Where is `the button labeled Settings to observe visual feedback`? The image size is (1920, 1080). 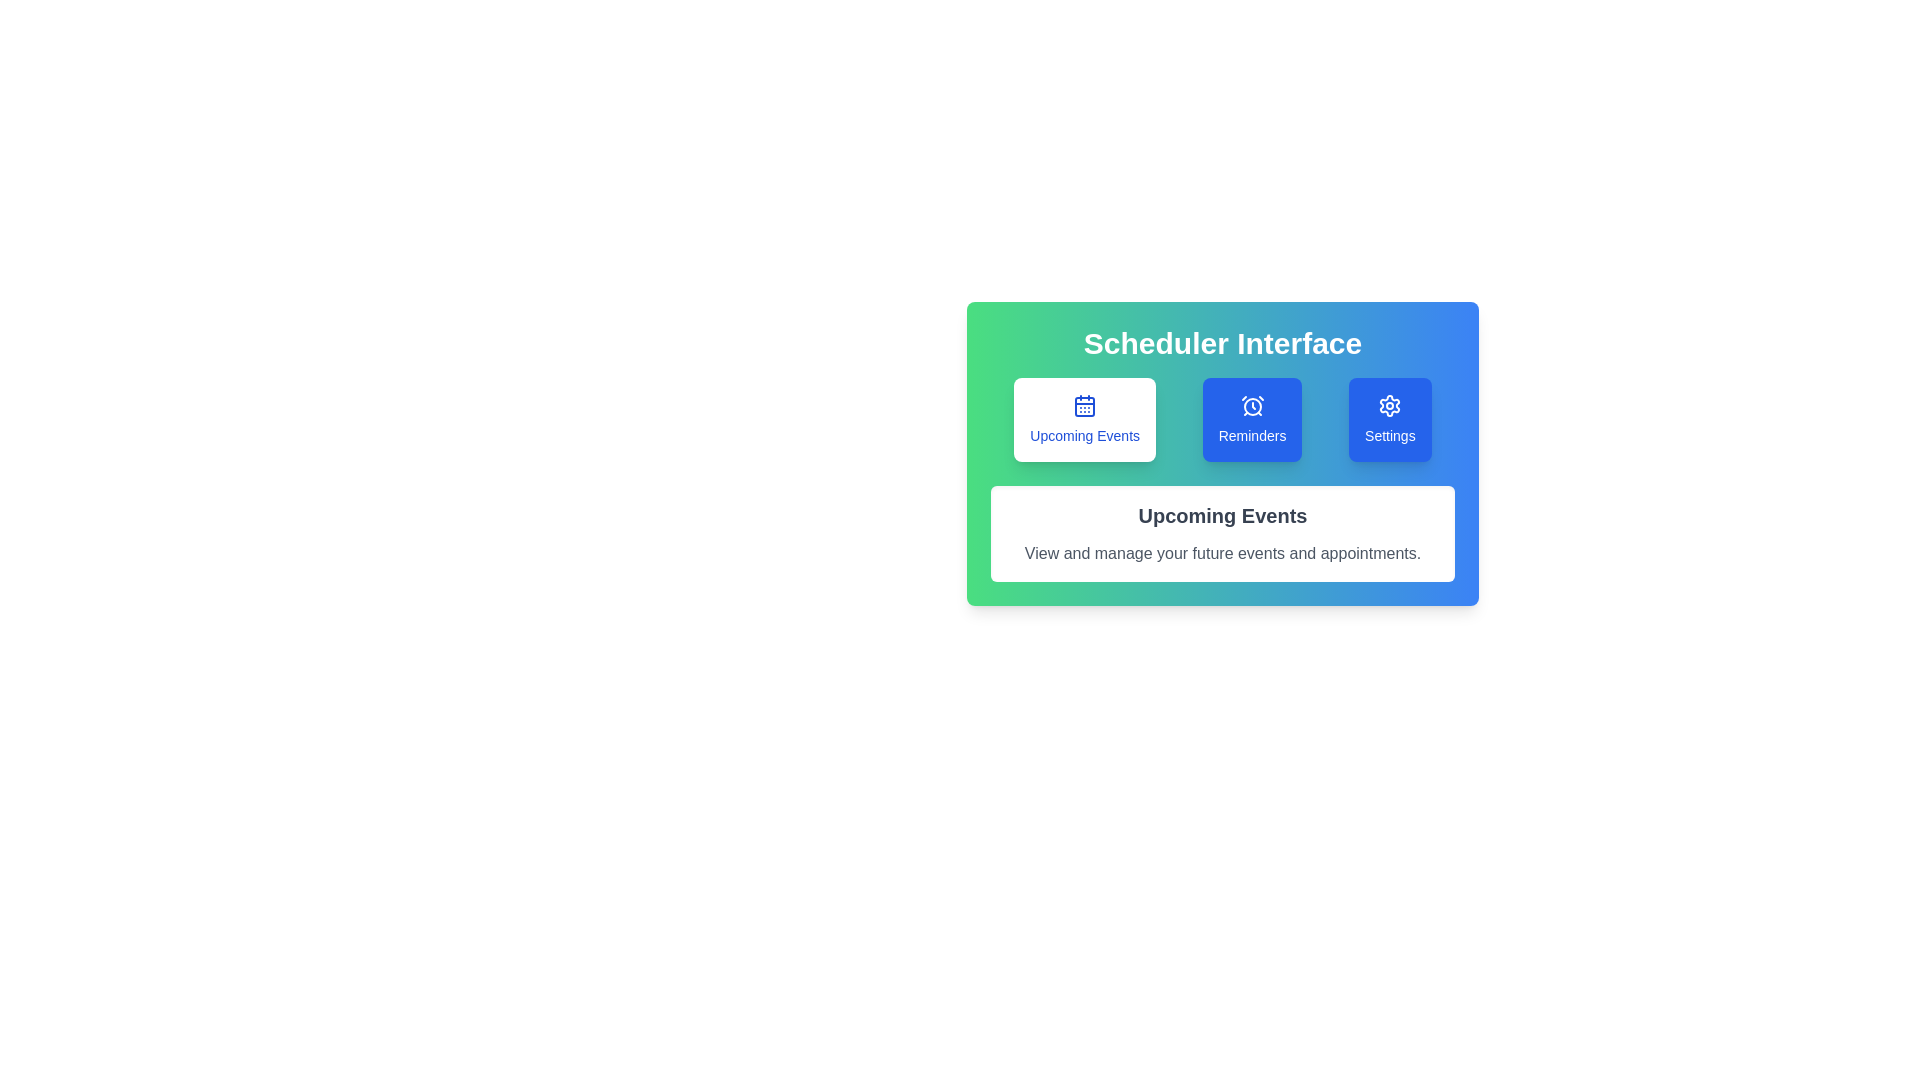 the button labeled Settings to observe visual feedback is located at coordinates (1389, 419).